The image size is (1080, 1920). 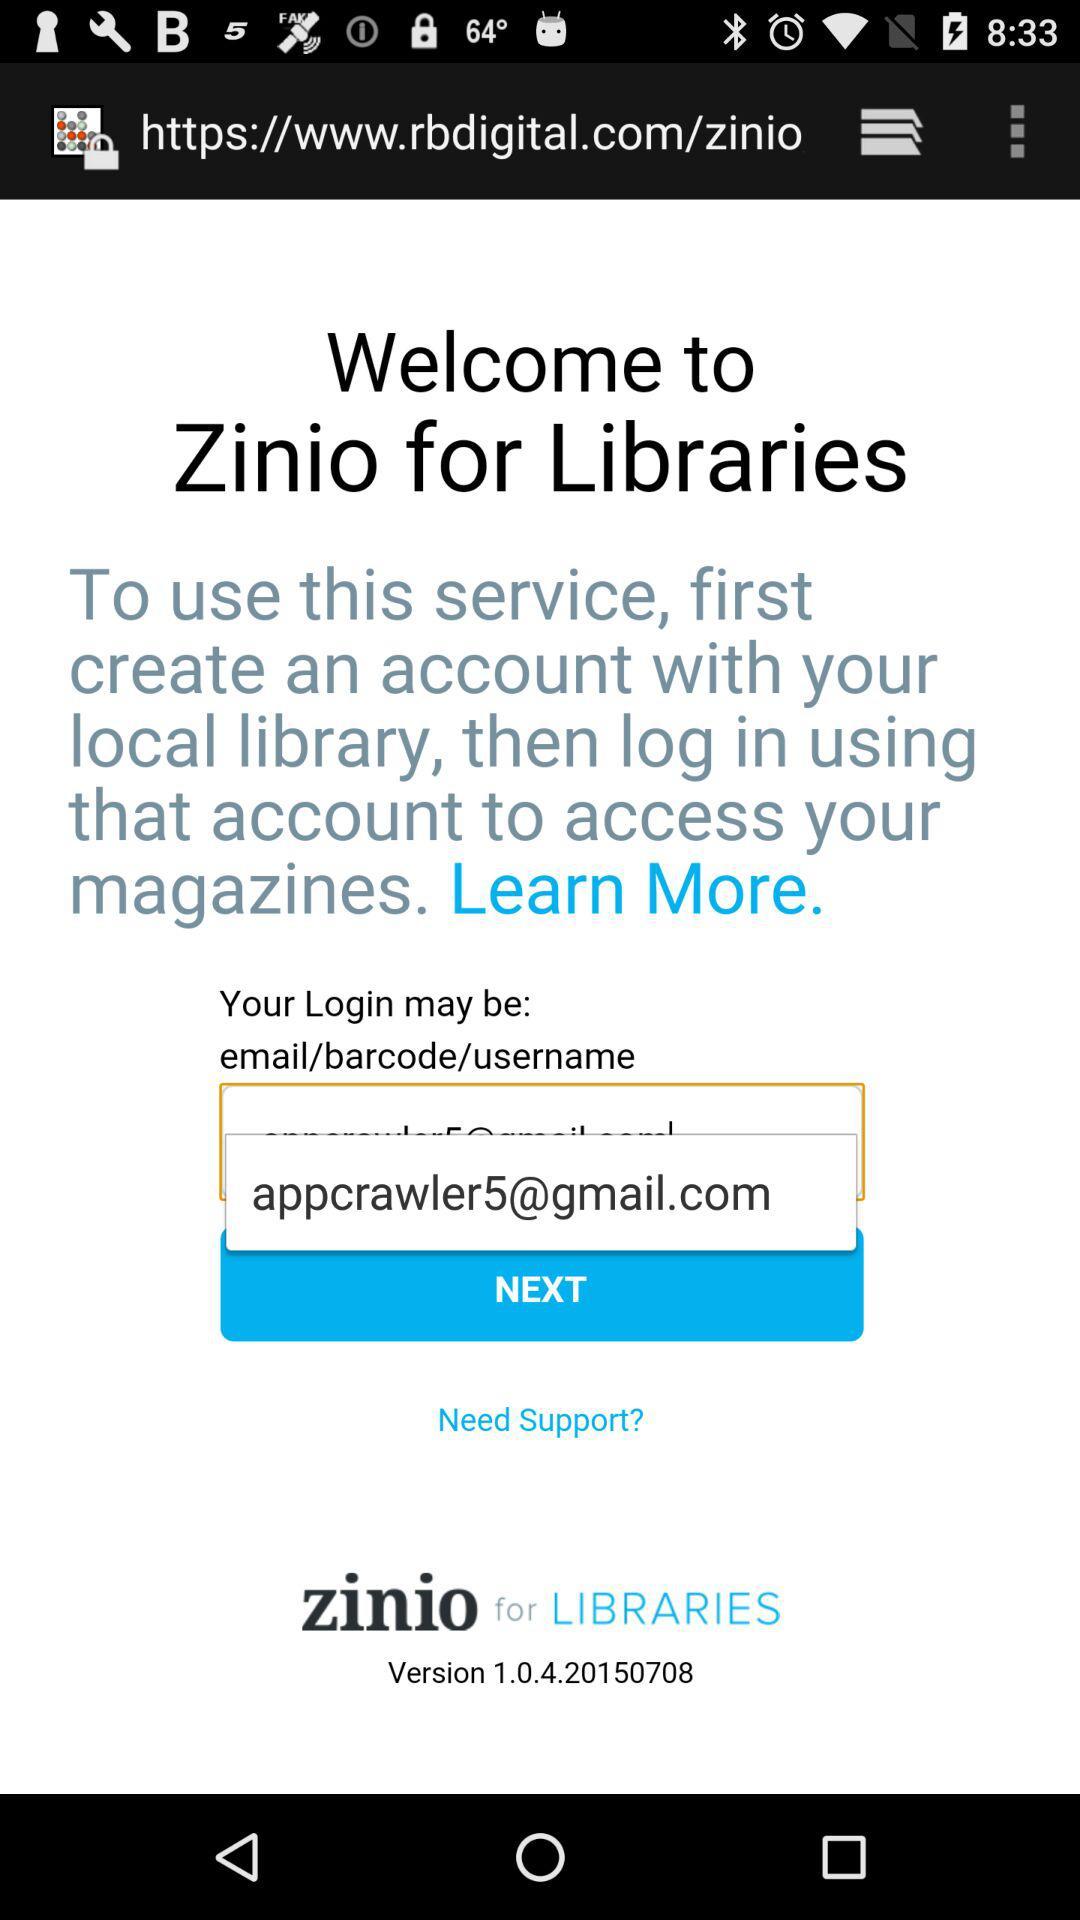 What do you see at coordinates (472, 130) in the screenshot?
I see `the https www rbdigital at the top` at bounding box center [472, 130].